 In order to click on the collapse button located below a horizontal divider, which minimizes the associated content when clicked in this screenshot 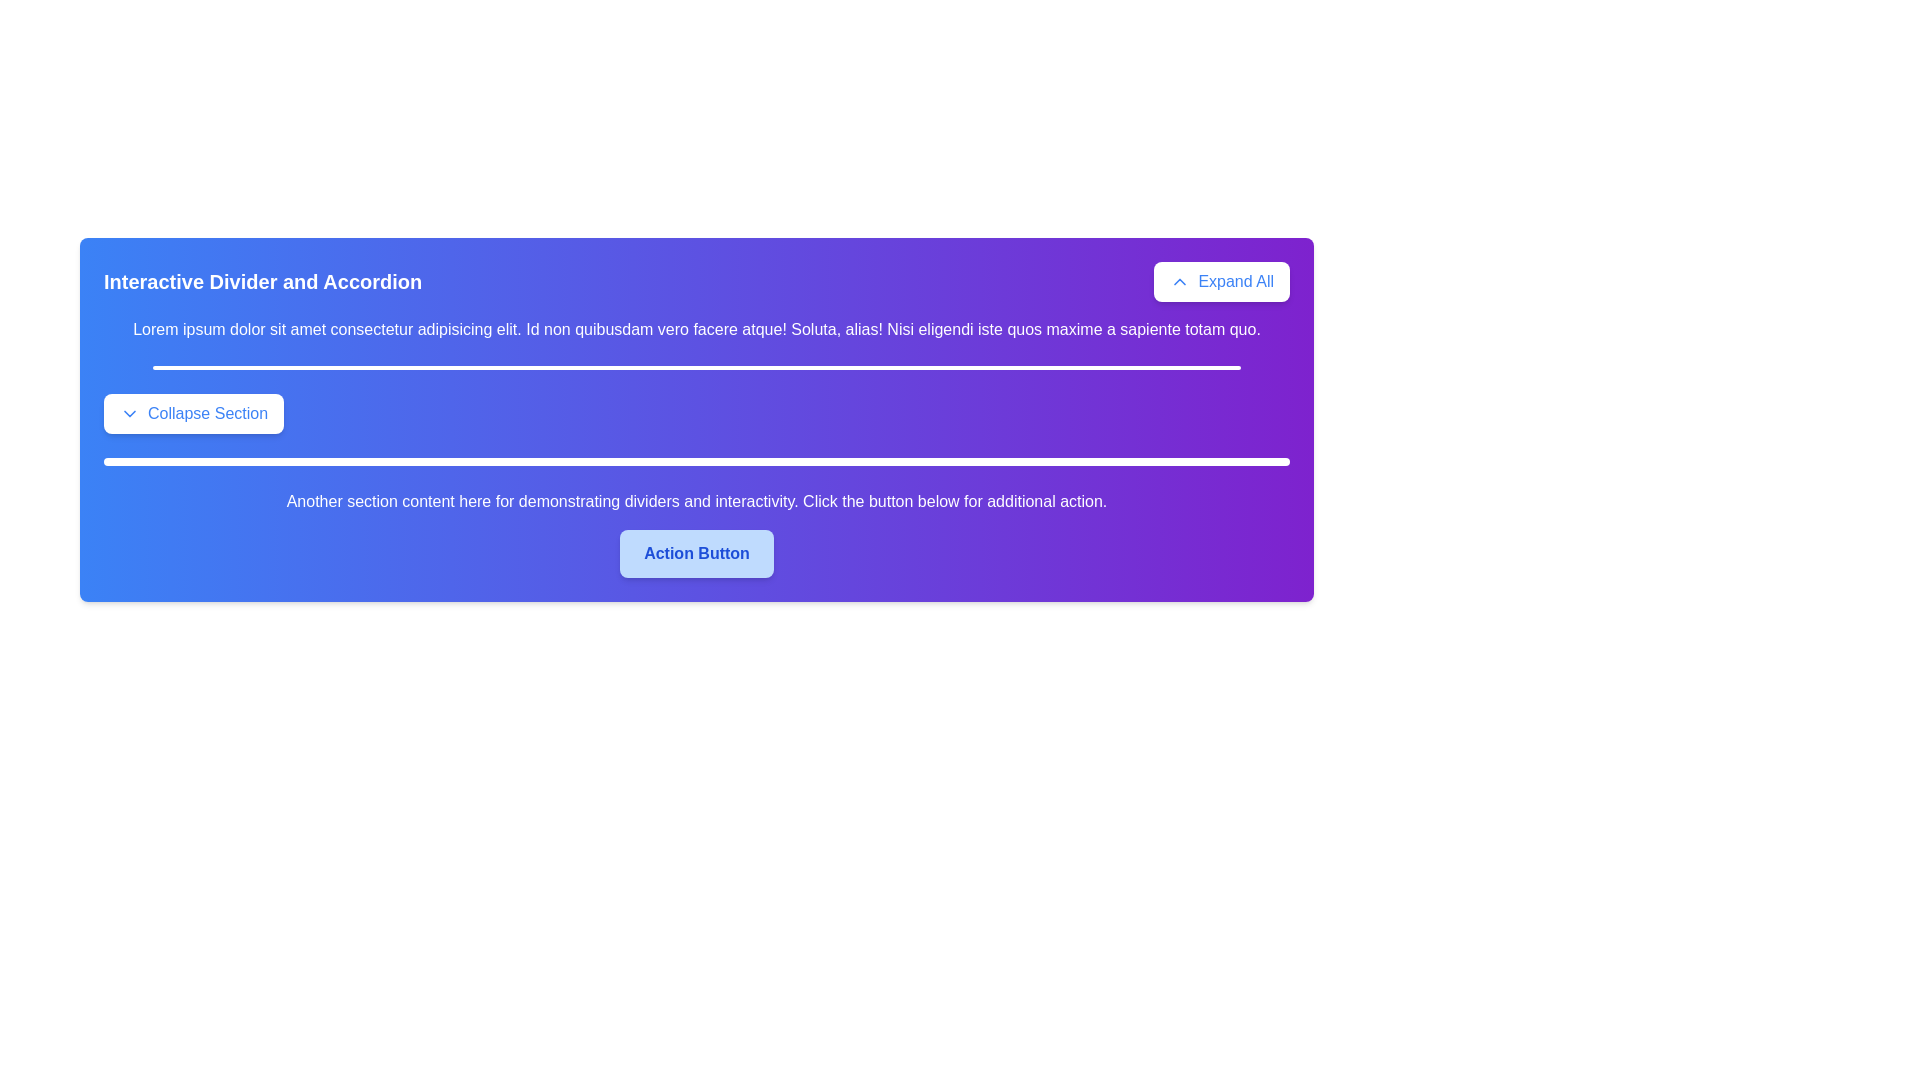, I will do `click(194, 412)`.